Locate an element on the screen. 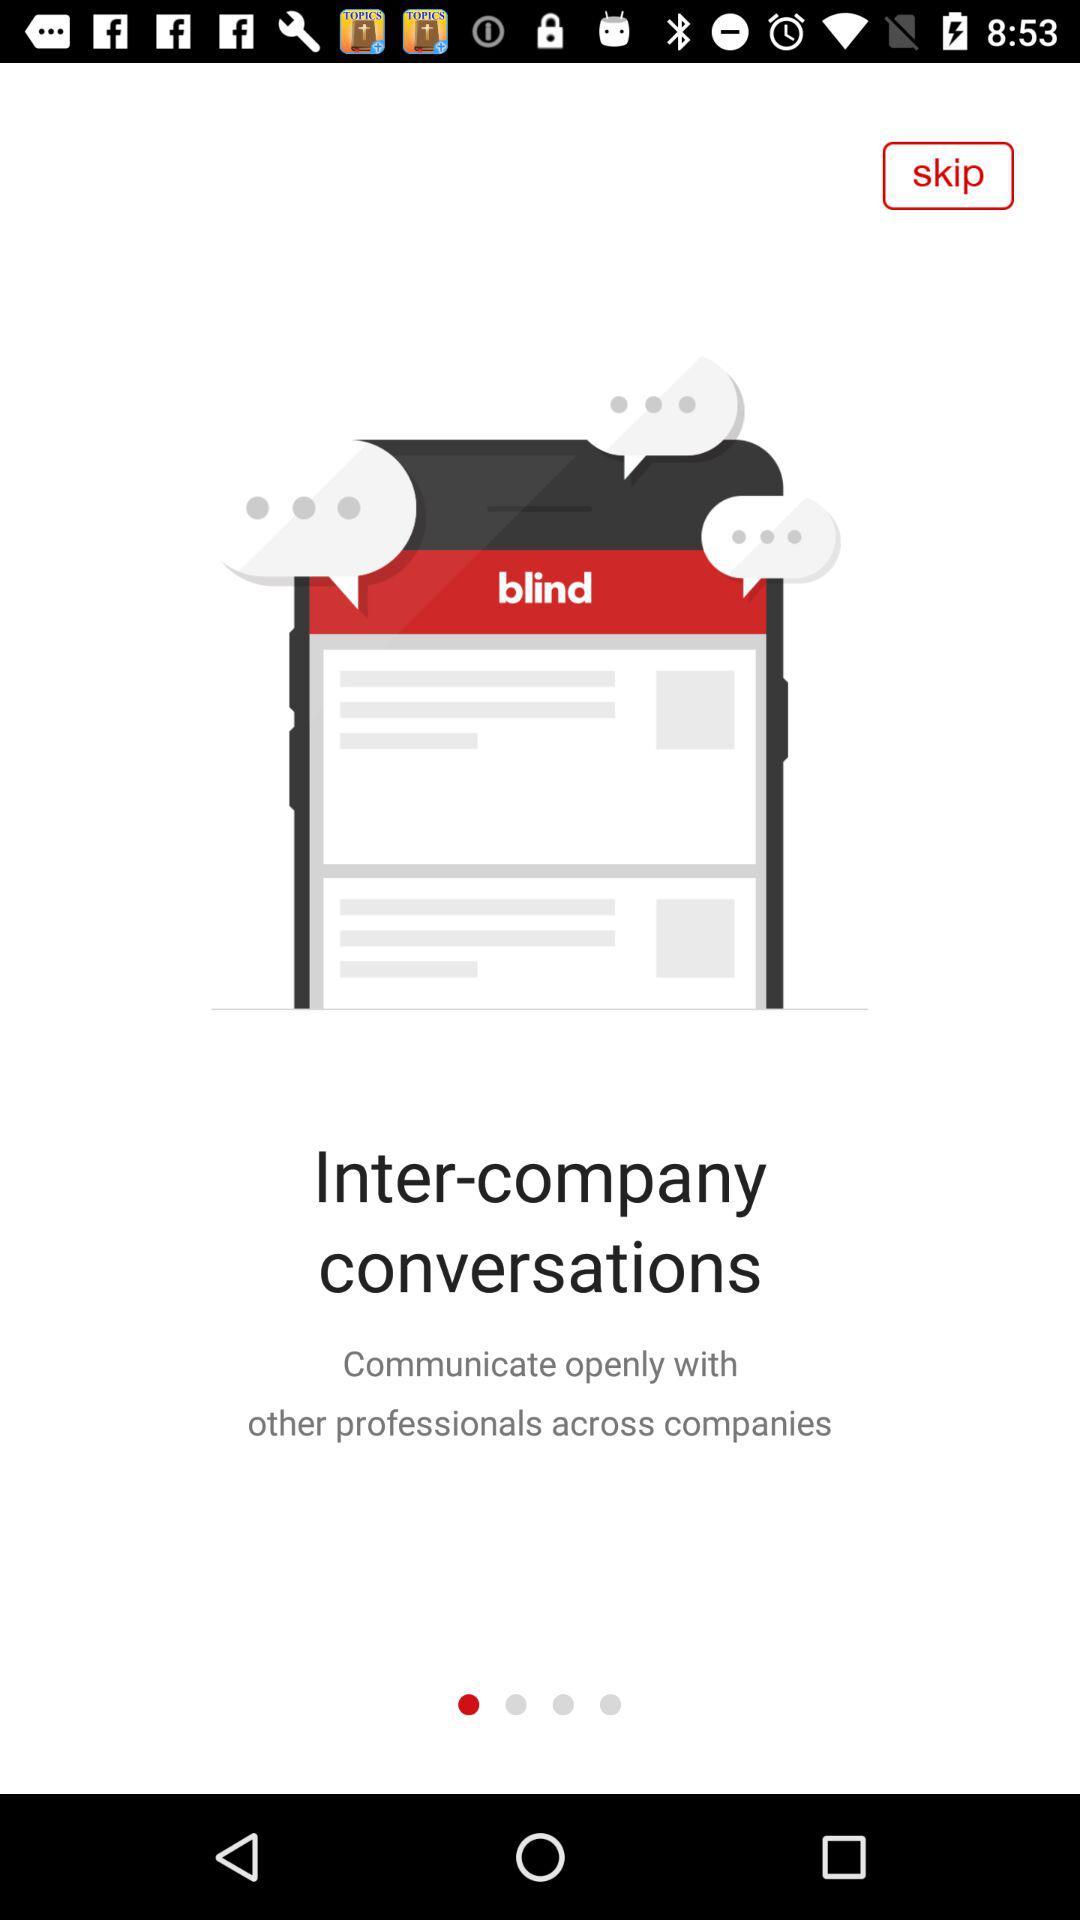 This screenshot has width=1080, height=1920. skip to next is located at coordinates (947, 175).